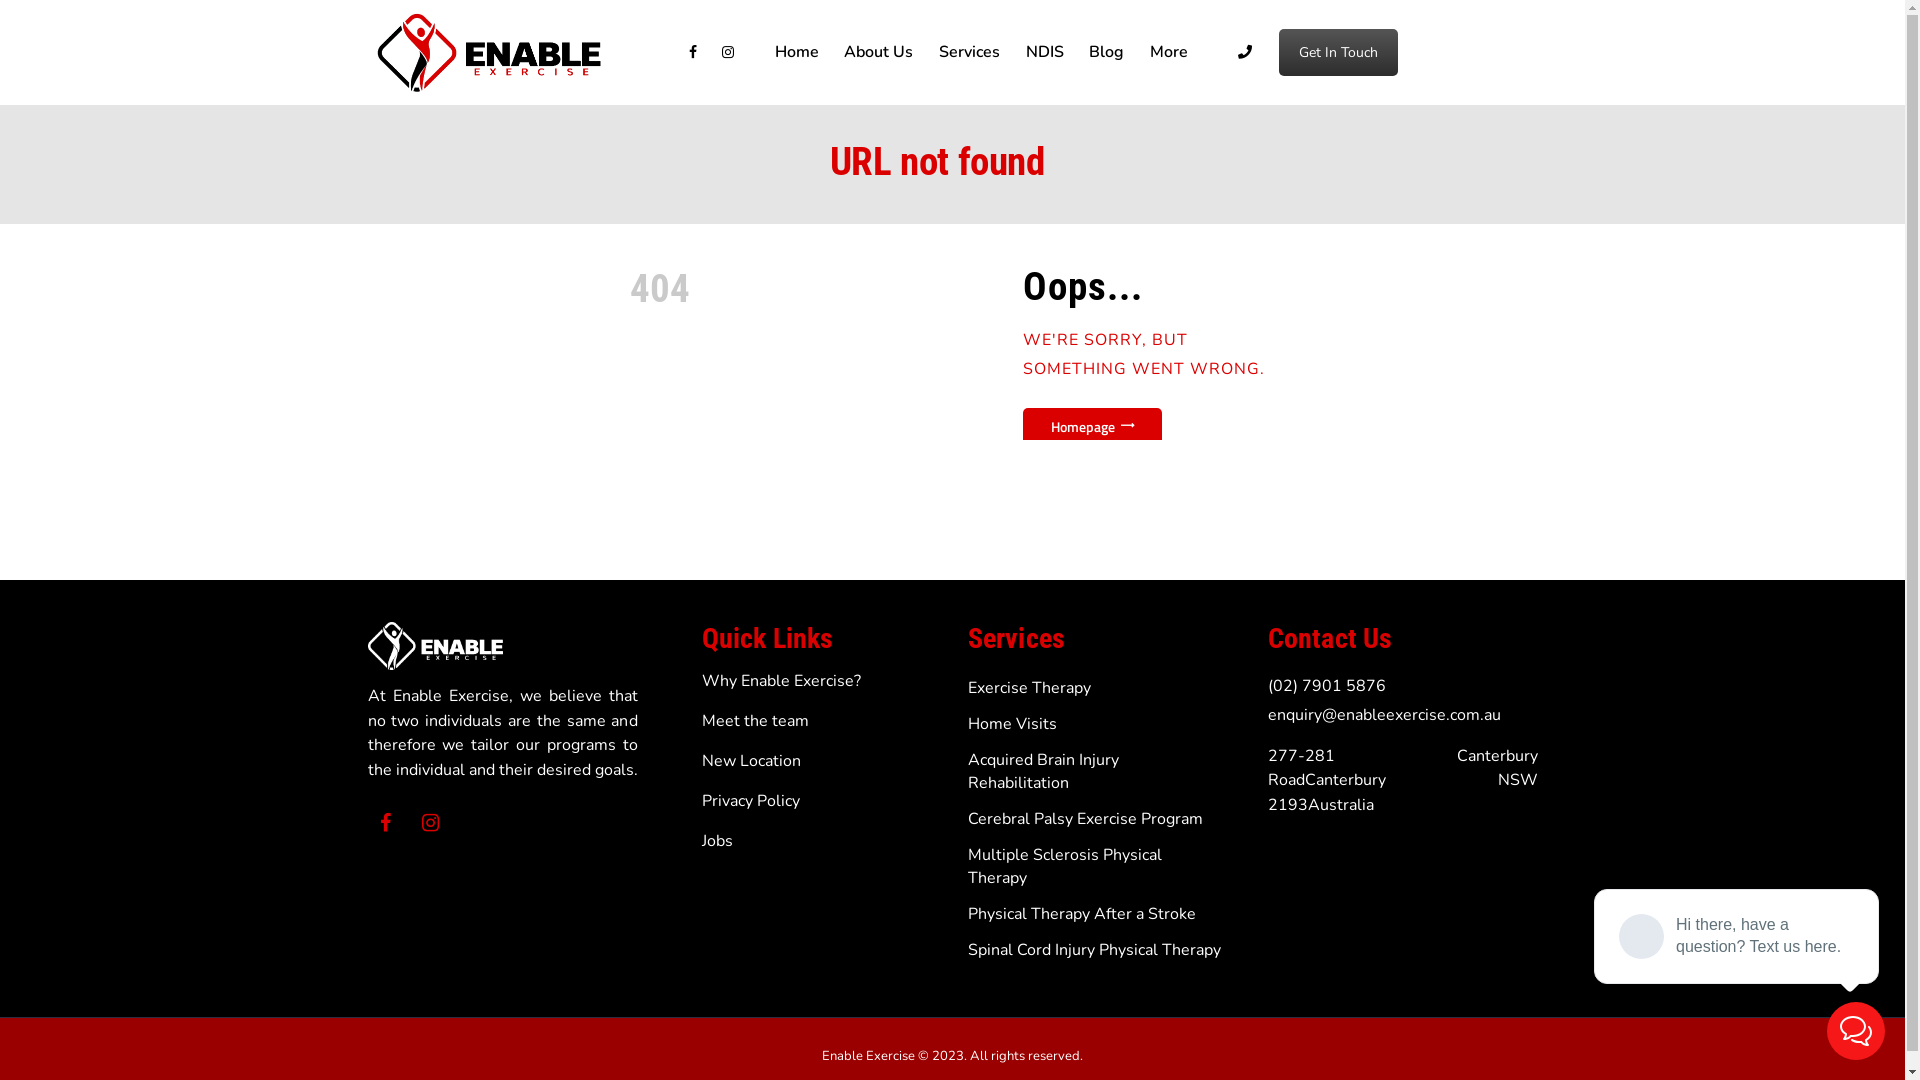  I want to click on 'NDIS', so click(1044, 51).